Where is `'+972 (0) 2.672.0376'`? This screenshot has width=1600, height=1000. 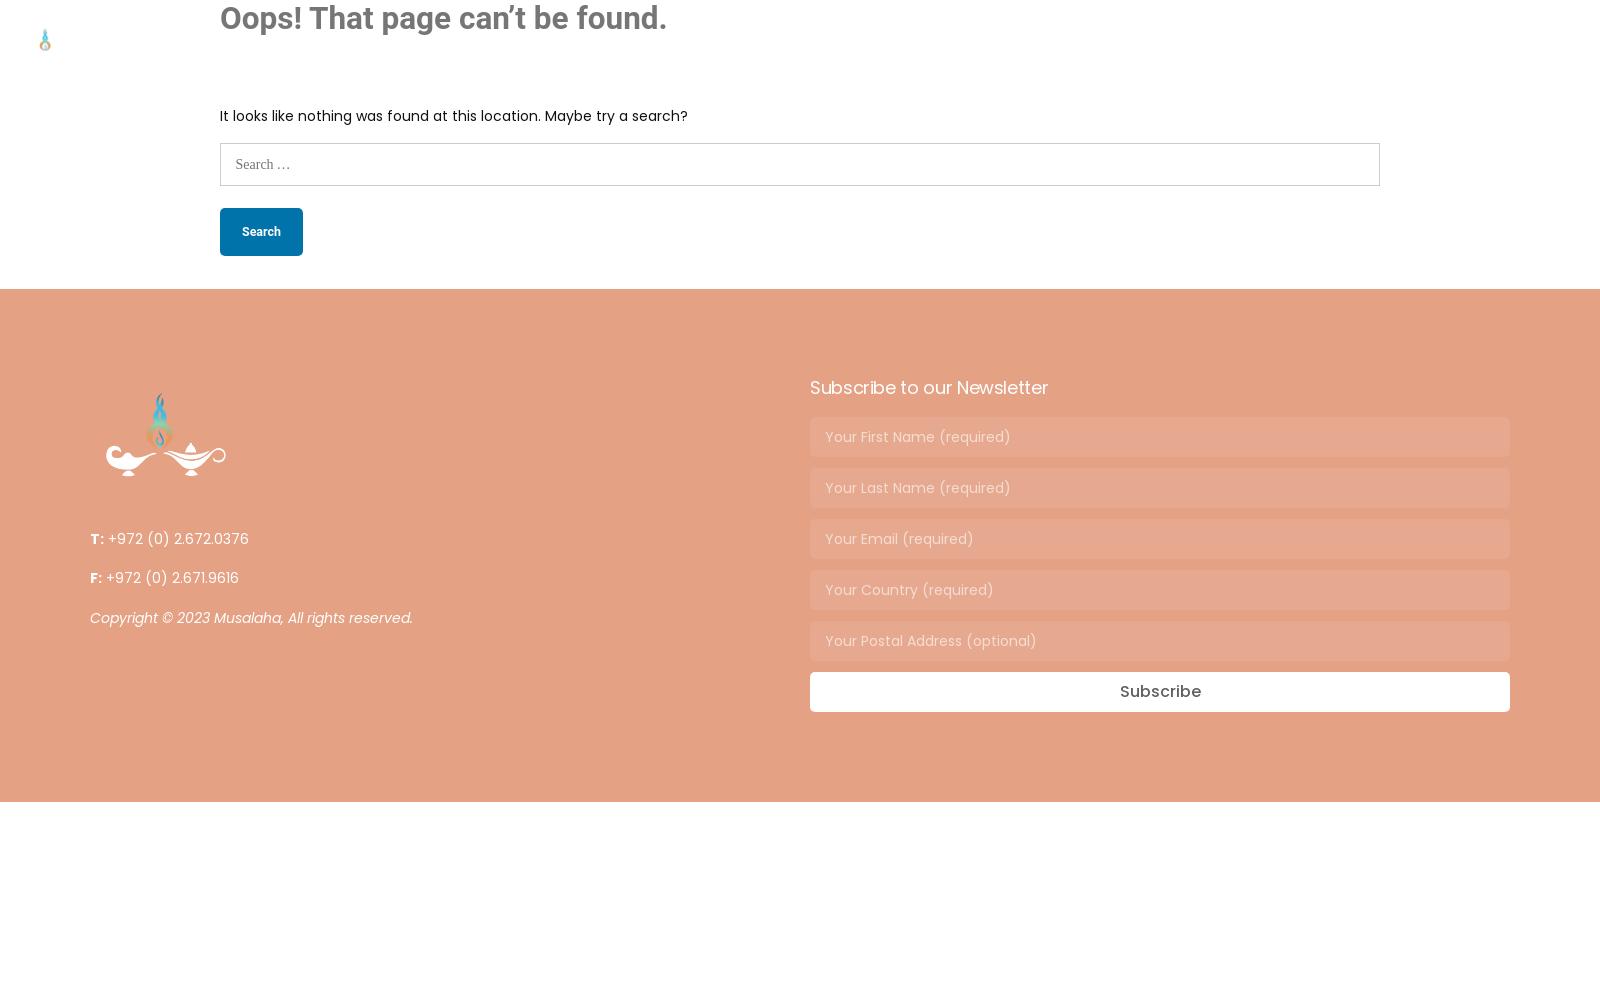
'+972 (0) 2.672.0376' is located at coordinates (179, 539).